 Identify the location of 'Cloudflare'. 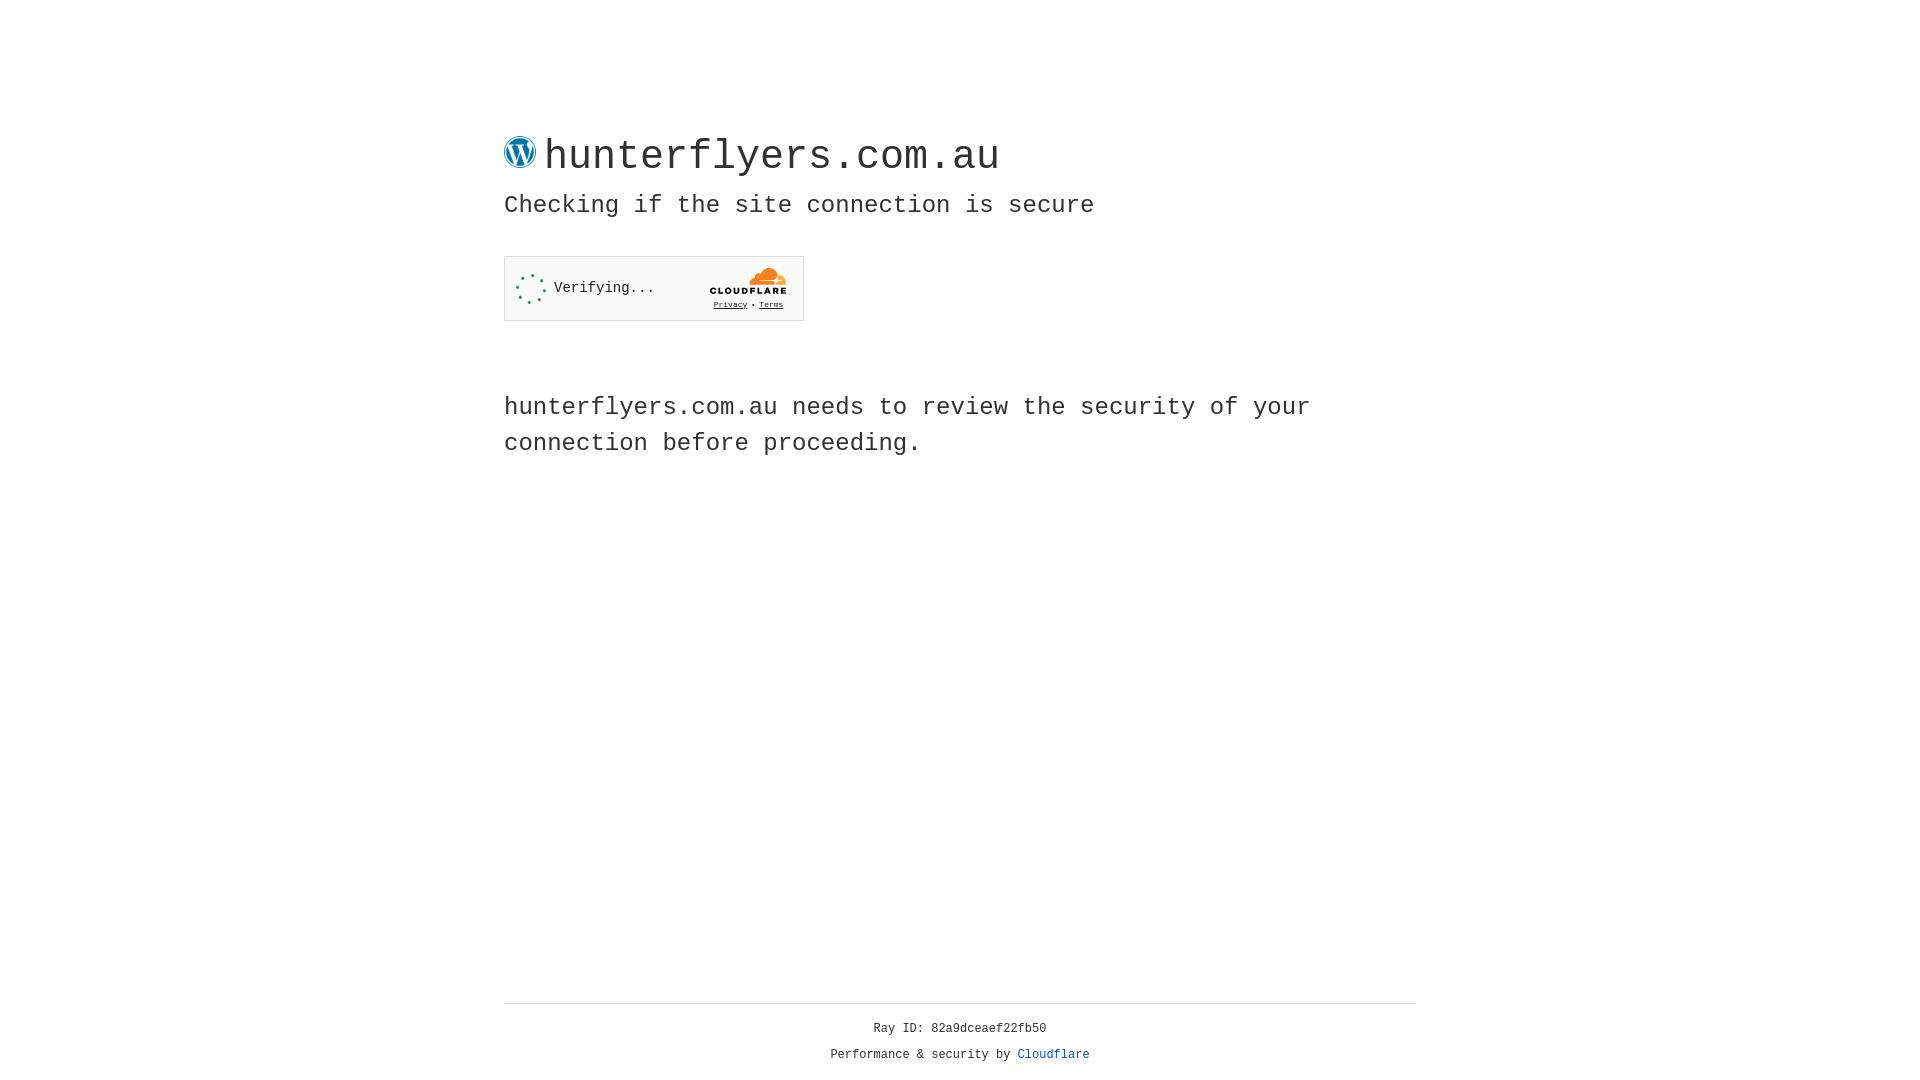
(1053, 1054).